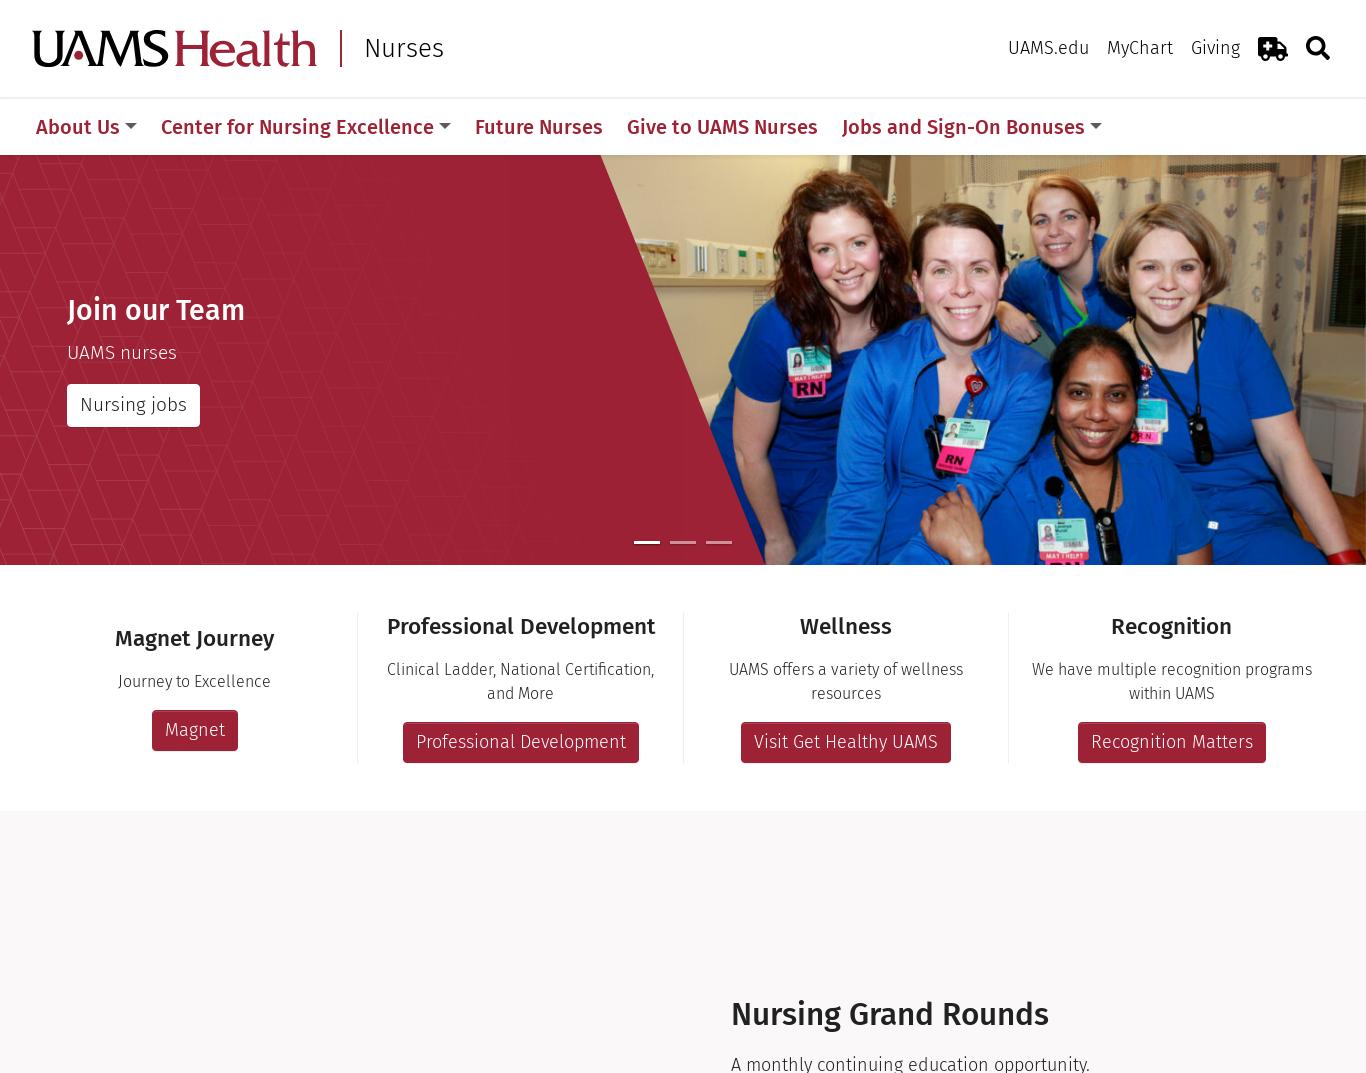 Image resolution: width=1366 pixels, height=1073 pixels. What do you see at coordinates (1191, 46) in the screenshot?
I see `'Giving'` at bounding box center [1191, 46].